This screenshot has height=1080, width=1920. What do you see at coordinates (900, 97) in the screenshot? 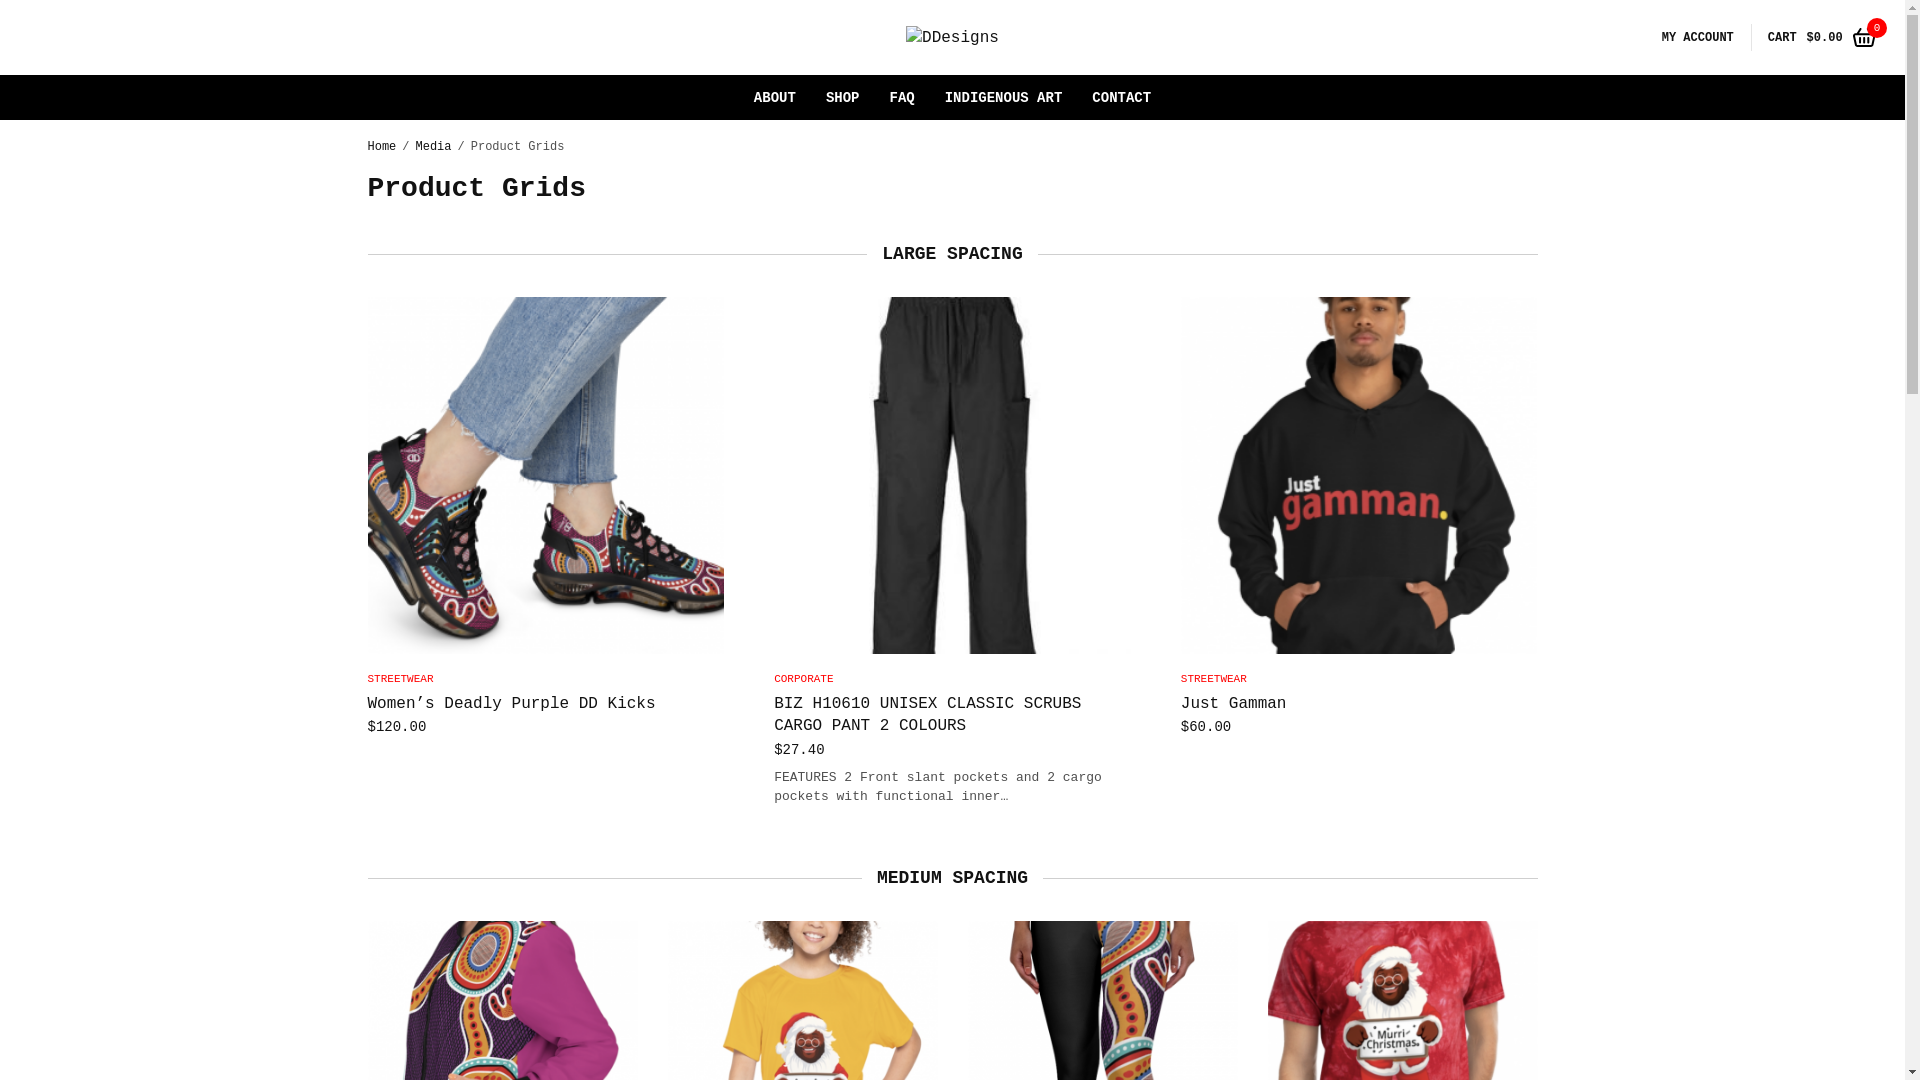
I see `'FAQ'` at bounding box center [900, 97].